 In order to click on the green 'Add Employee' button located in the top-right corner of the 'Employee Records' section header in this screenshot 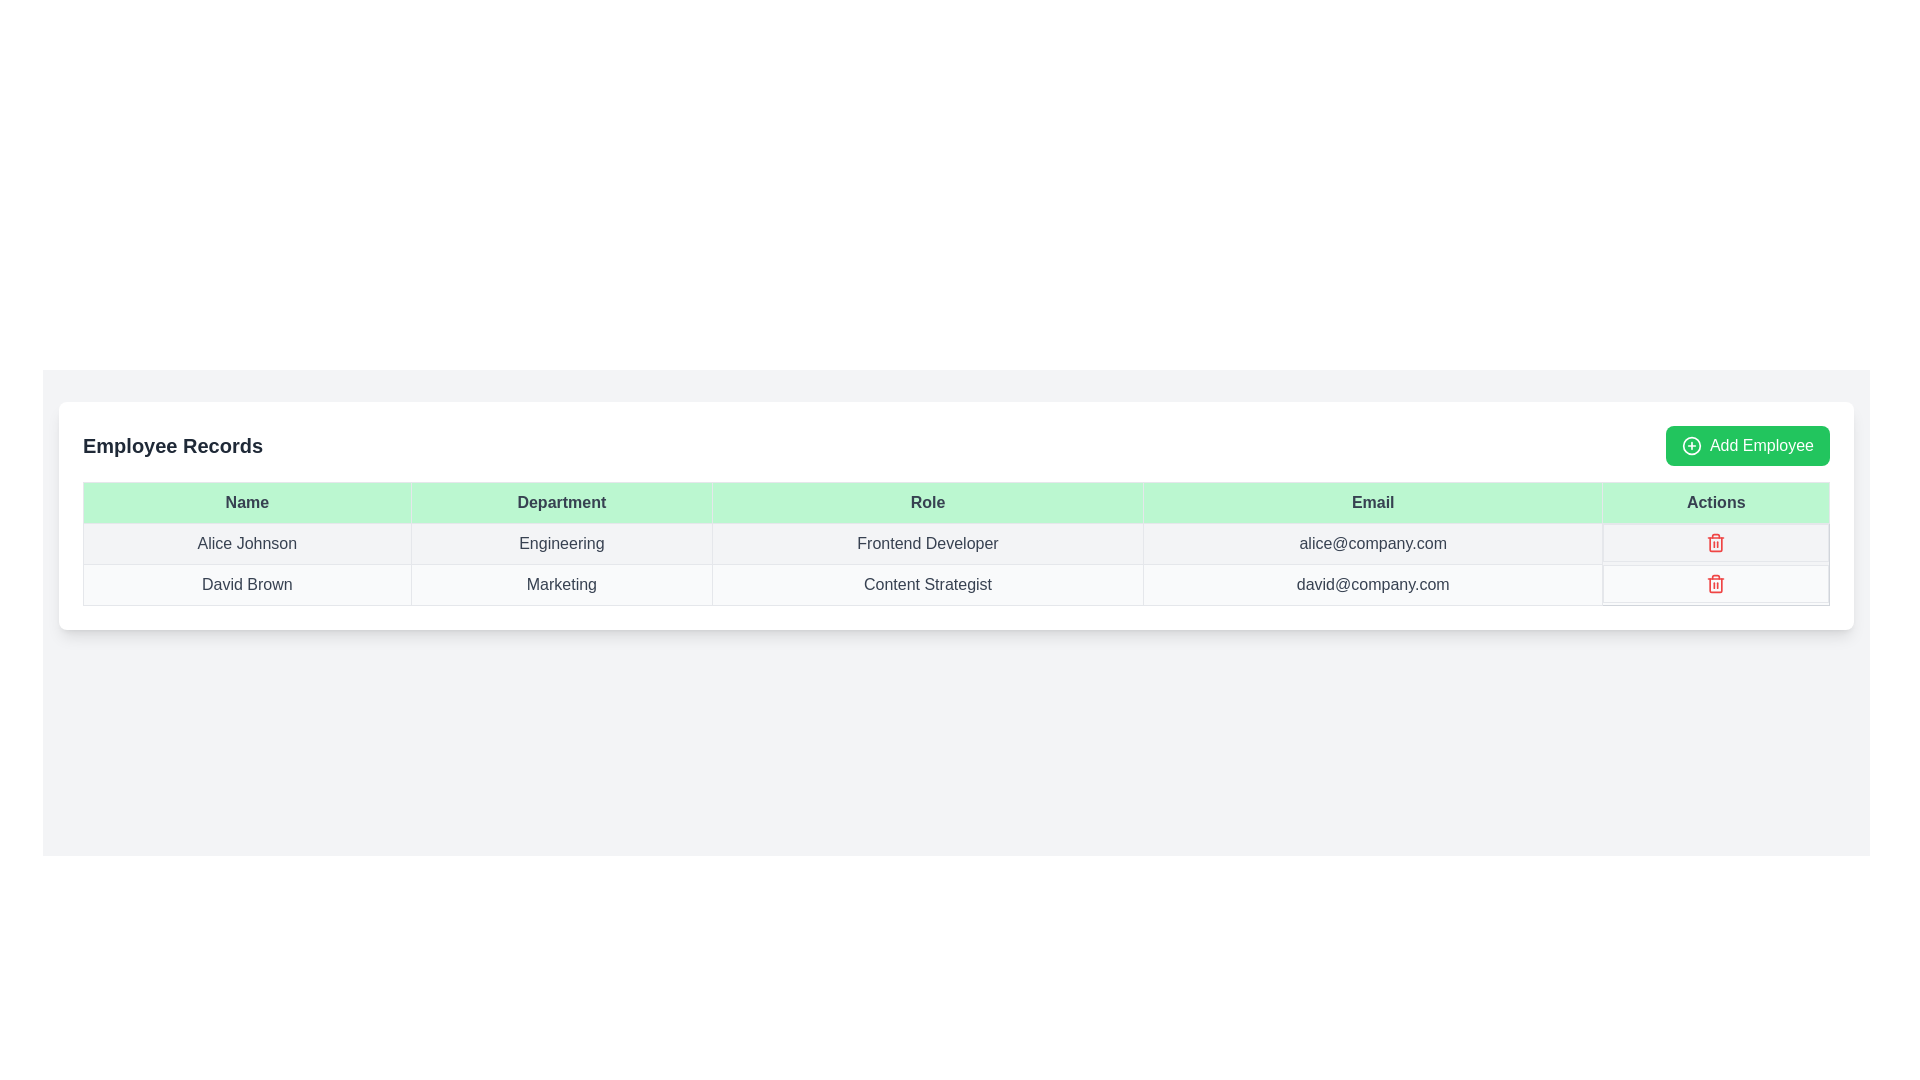, I will do `click(1746, 445)`.